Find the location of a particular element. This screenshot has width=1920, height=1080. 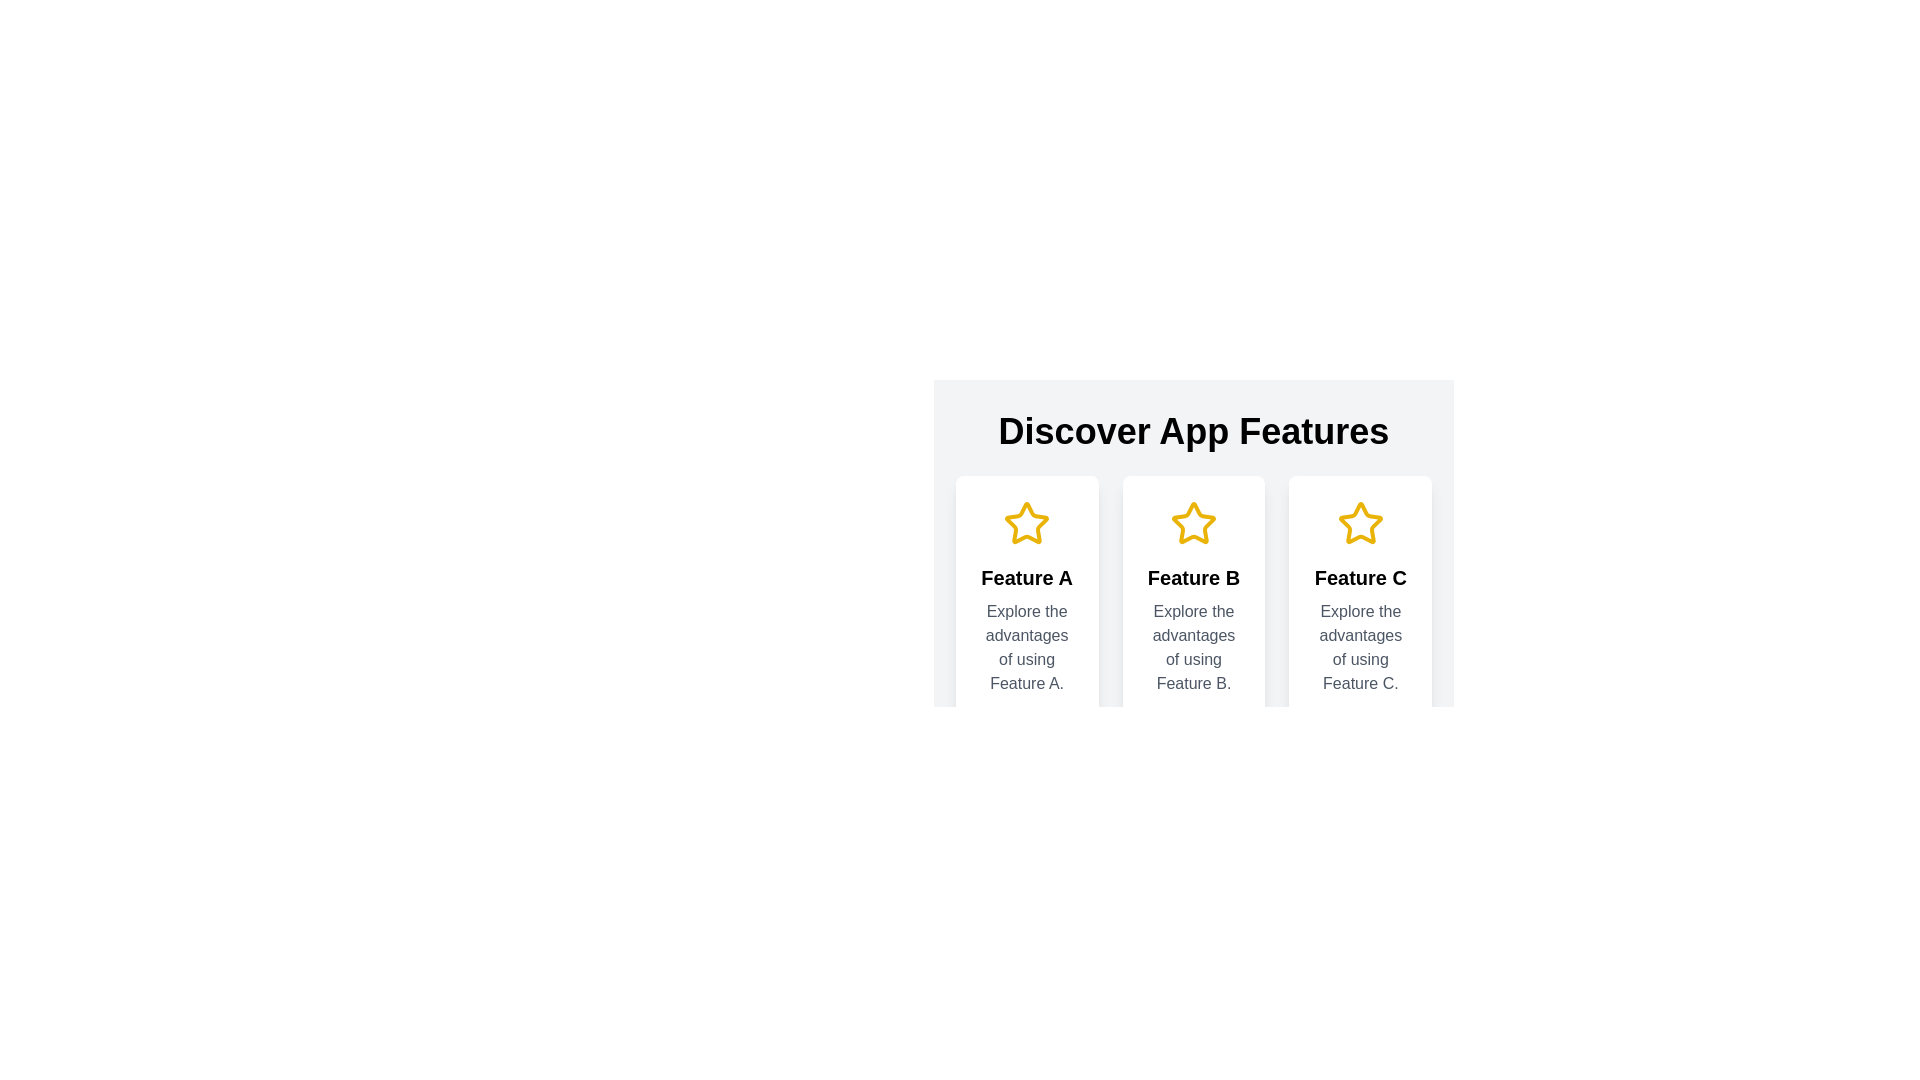

the text label that reads 'Explore the advantages of using Feature C.' which is styled with gray color and centered alignment, located below the heading 'Feature C.' is located at coordinates (1360, 648).